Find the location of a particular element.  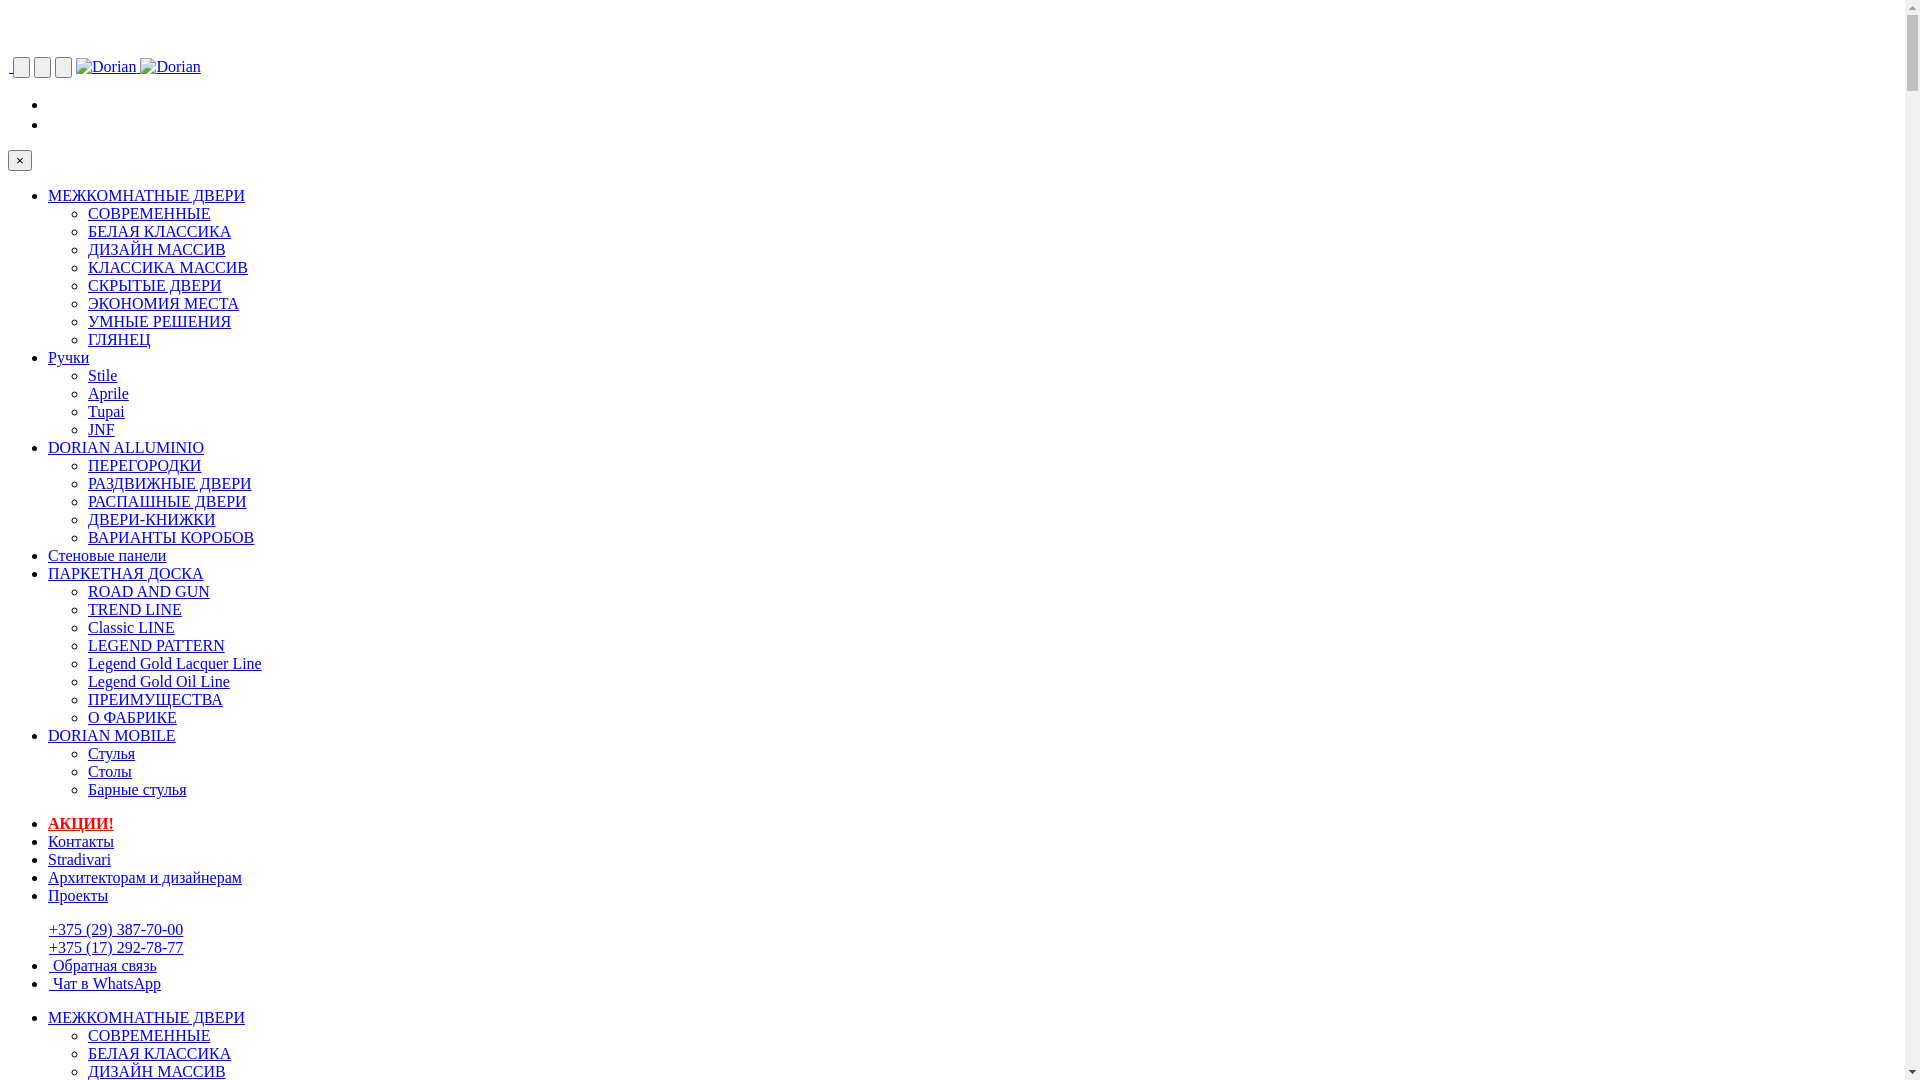

'DORIAN MOBILE' is located at coordinates (110, 735).